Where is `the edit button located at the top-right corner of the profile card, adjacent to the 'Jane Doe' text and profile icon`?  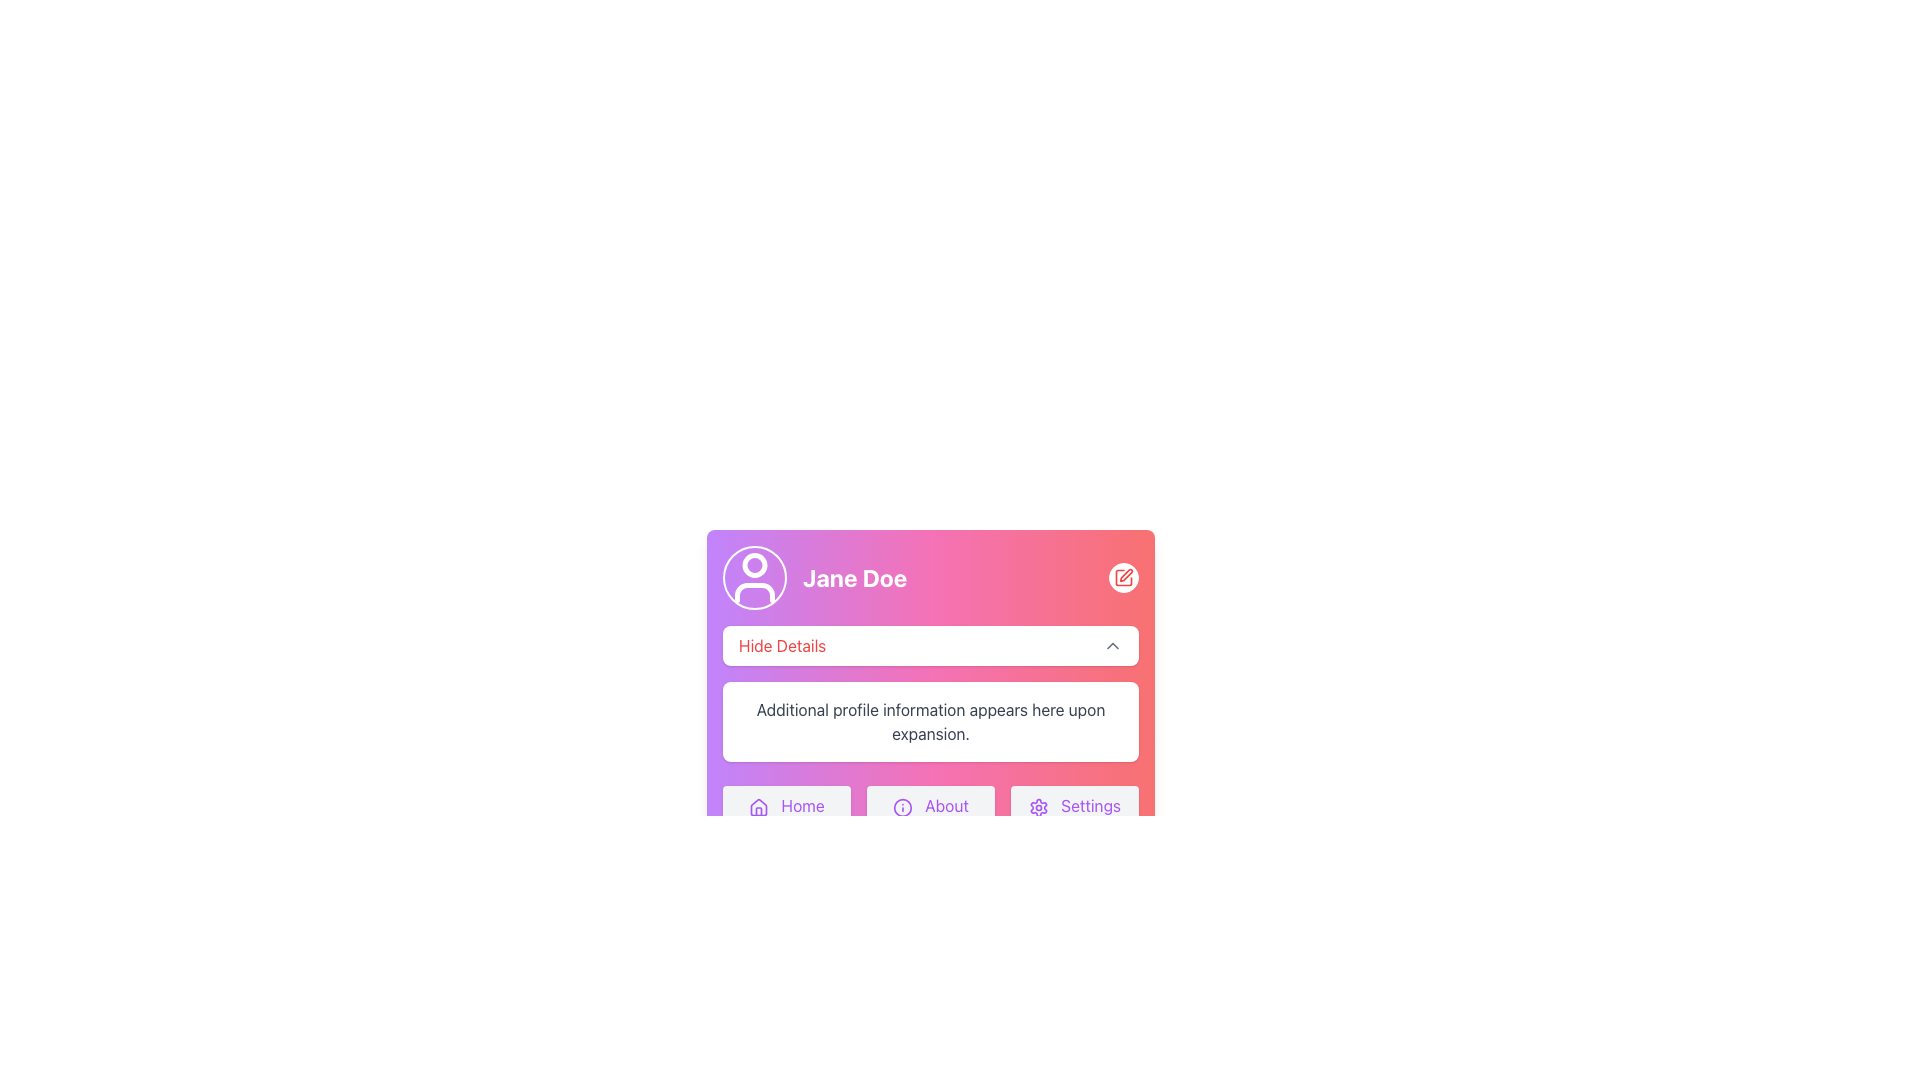 the edit button located at the top-right corner of the profile card, adjacent to the 'Jane Doe' text and profile icon is located at coordinates (1123, 578).